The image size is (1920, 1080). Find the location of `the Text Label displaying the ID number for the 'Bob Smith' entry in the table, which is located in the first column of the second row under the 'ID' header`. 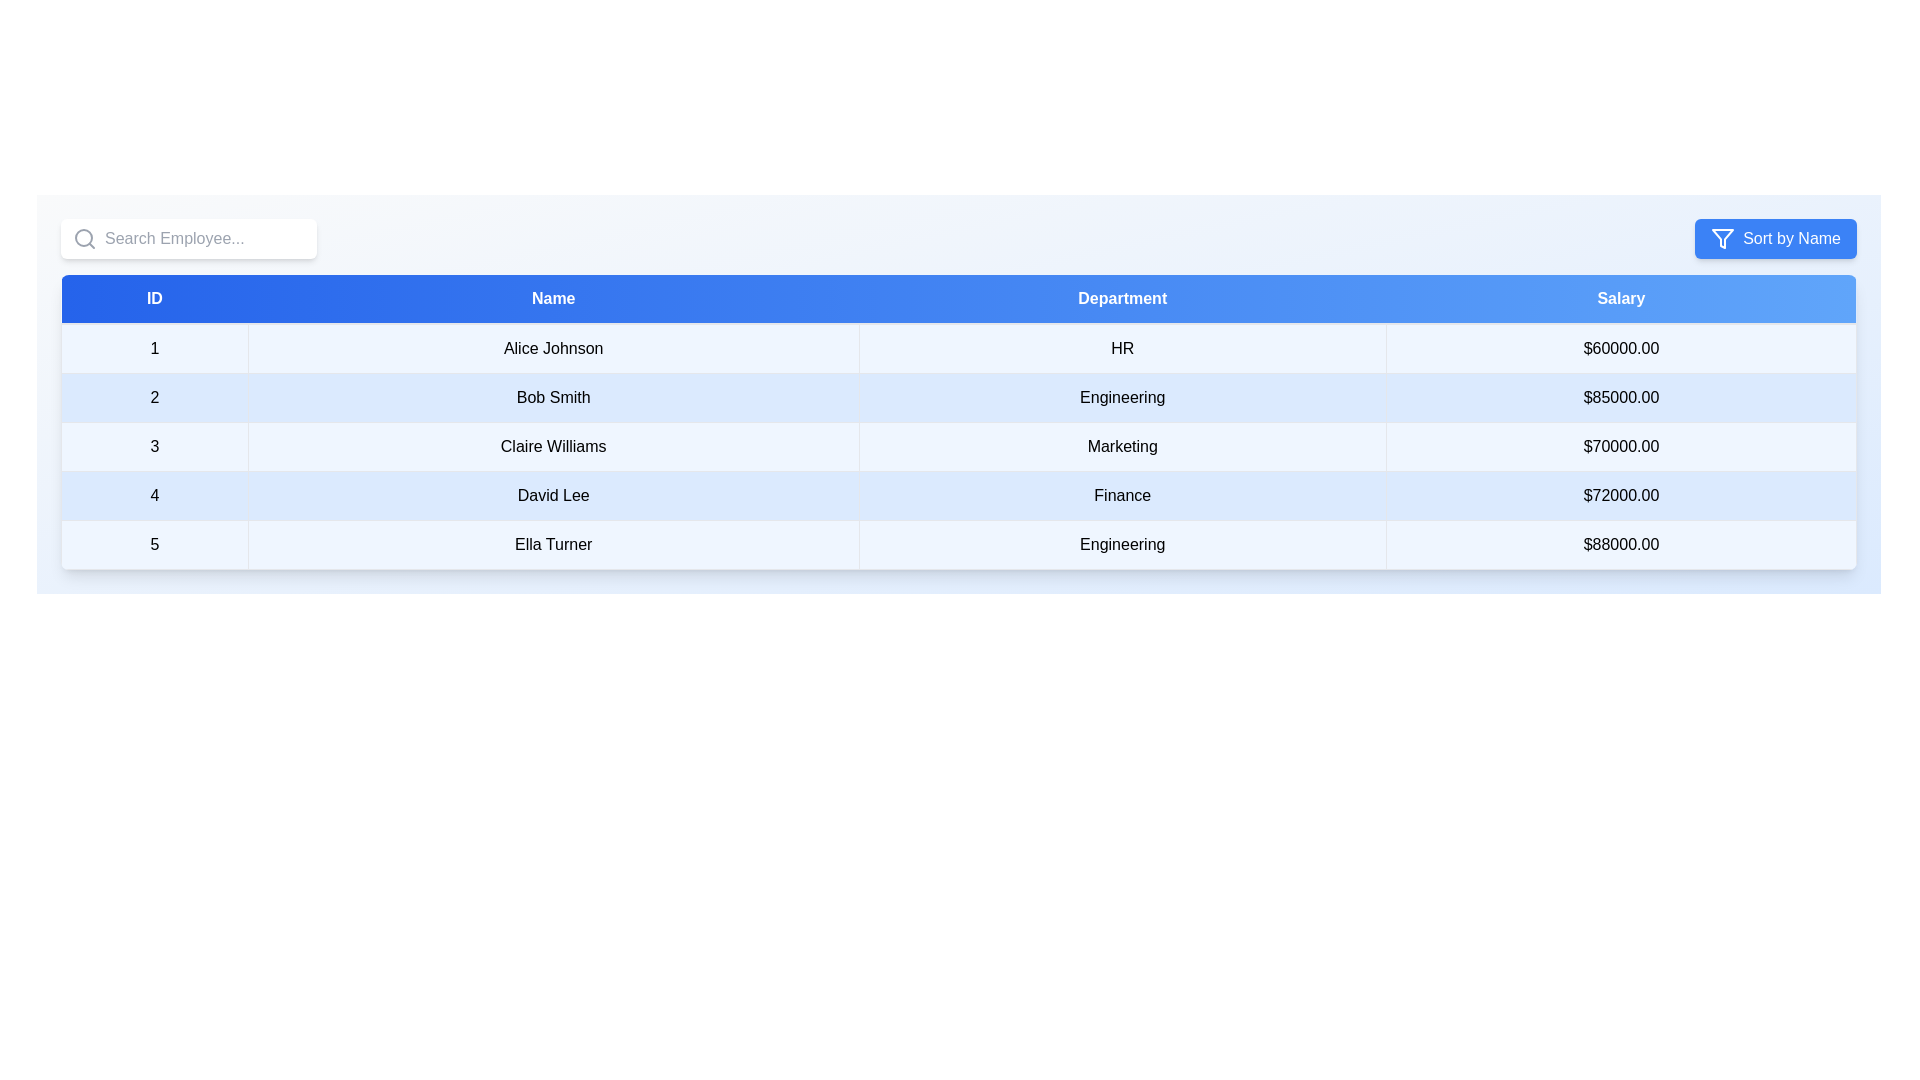

the Text Label displaying the ID number for the 'Bob Smith' entry in the table, which is located in the first column of the second row under the 'ID' header is located at coordinates (153, 397).